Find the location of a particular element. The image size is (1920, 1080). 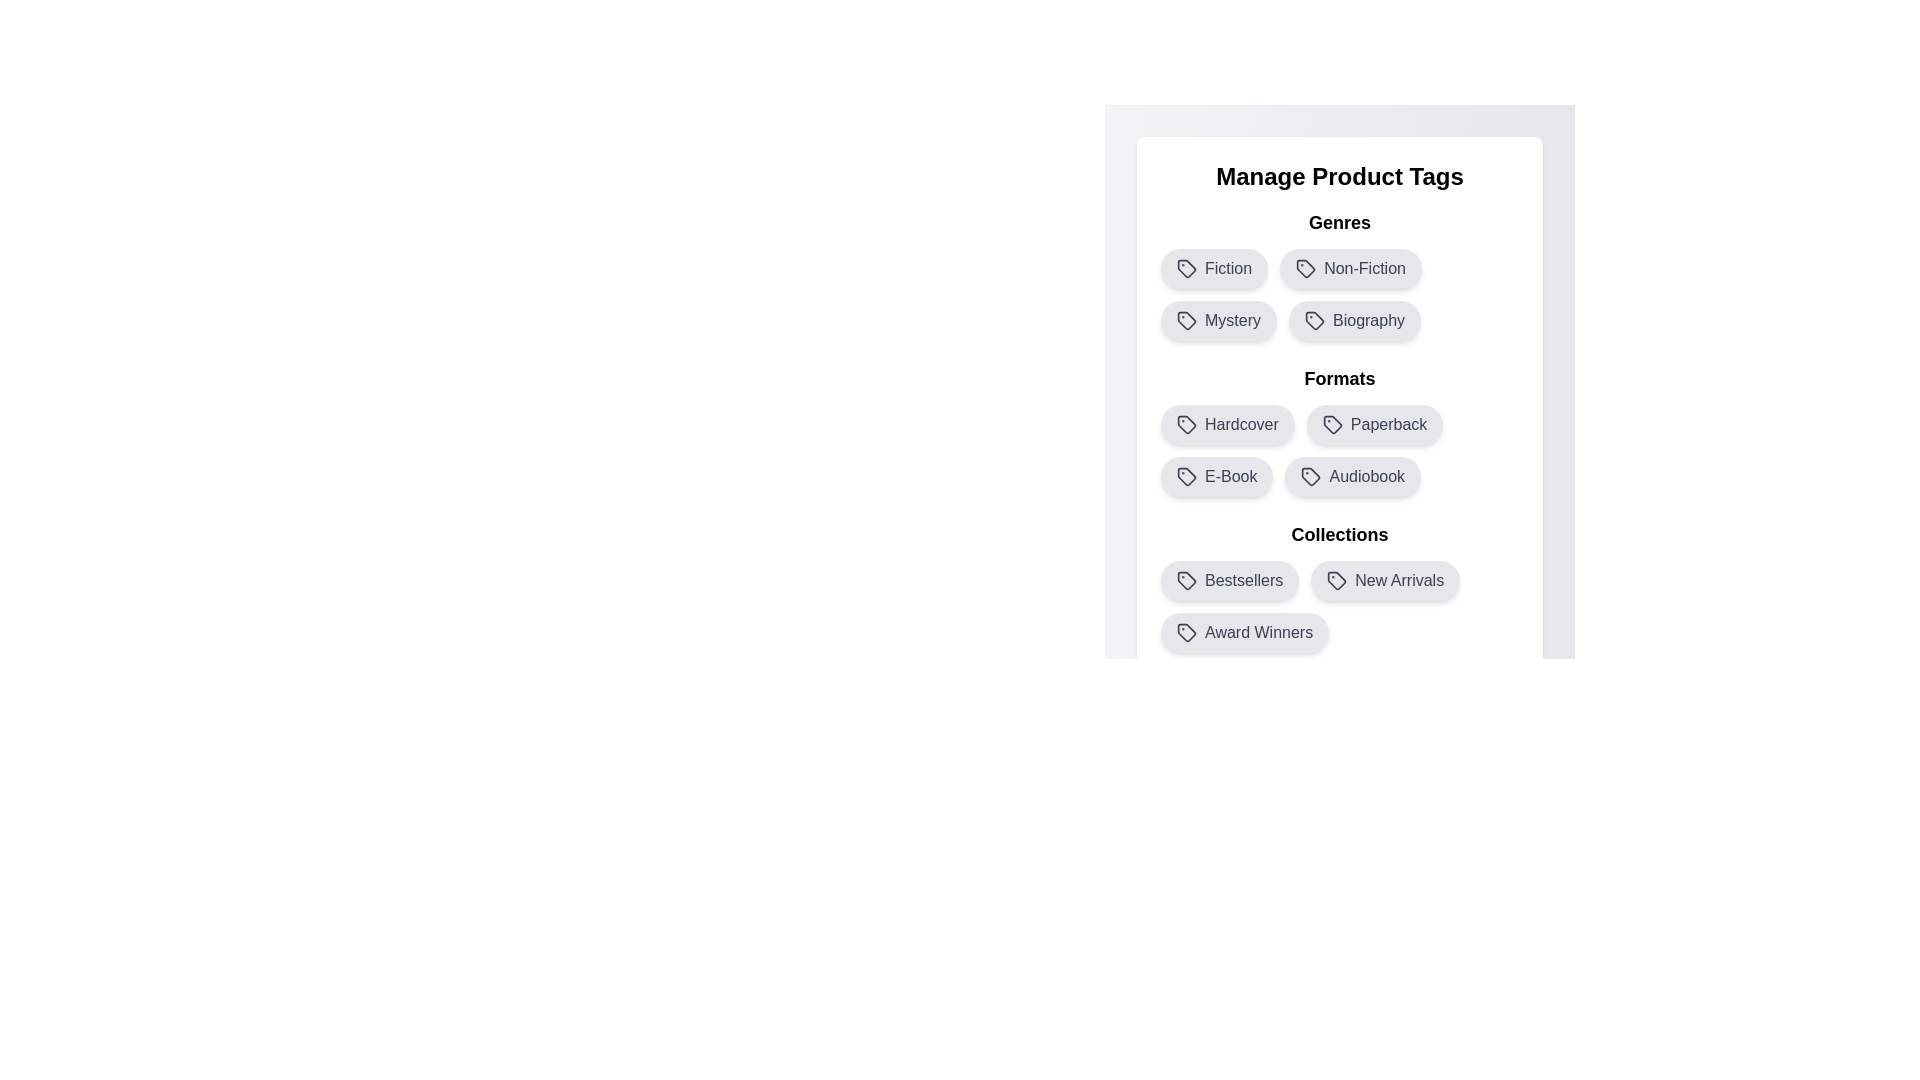

the tag icon located within the 'Hardcover' button in the 'Formats' section of the 'Manage Product Tags' card is located at coordinates (1186, 423).